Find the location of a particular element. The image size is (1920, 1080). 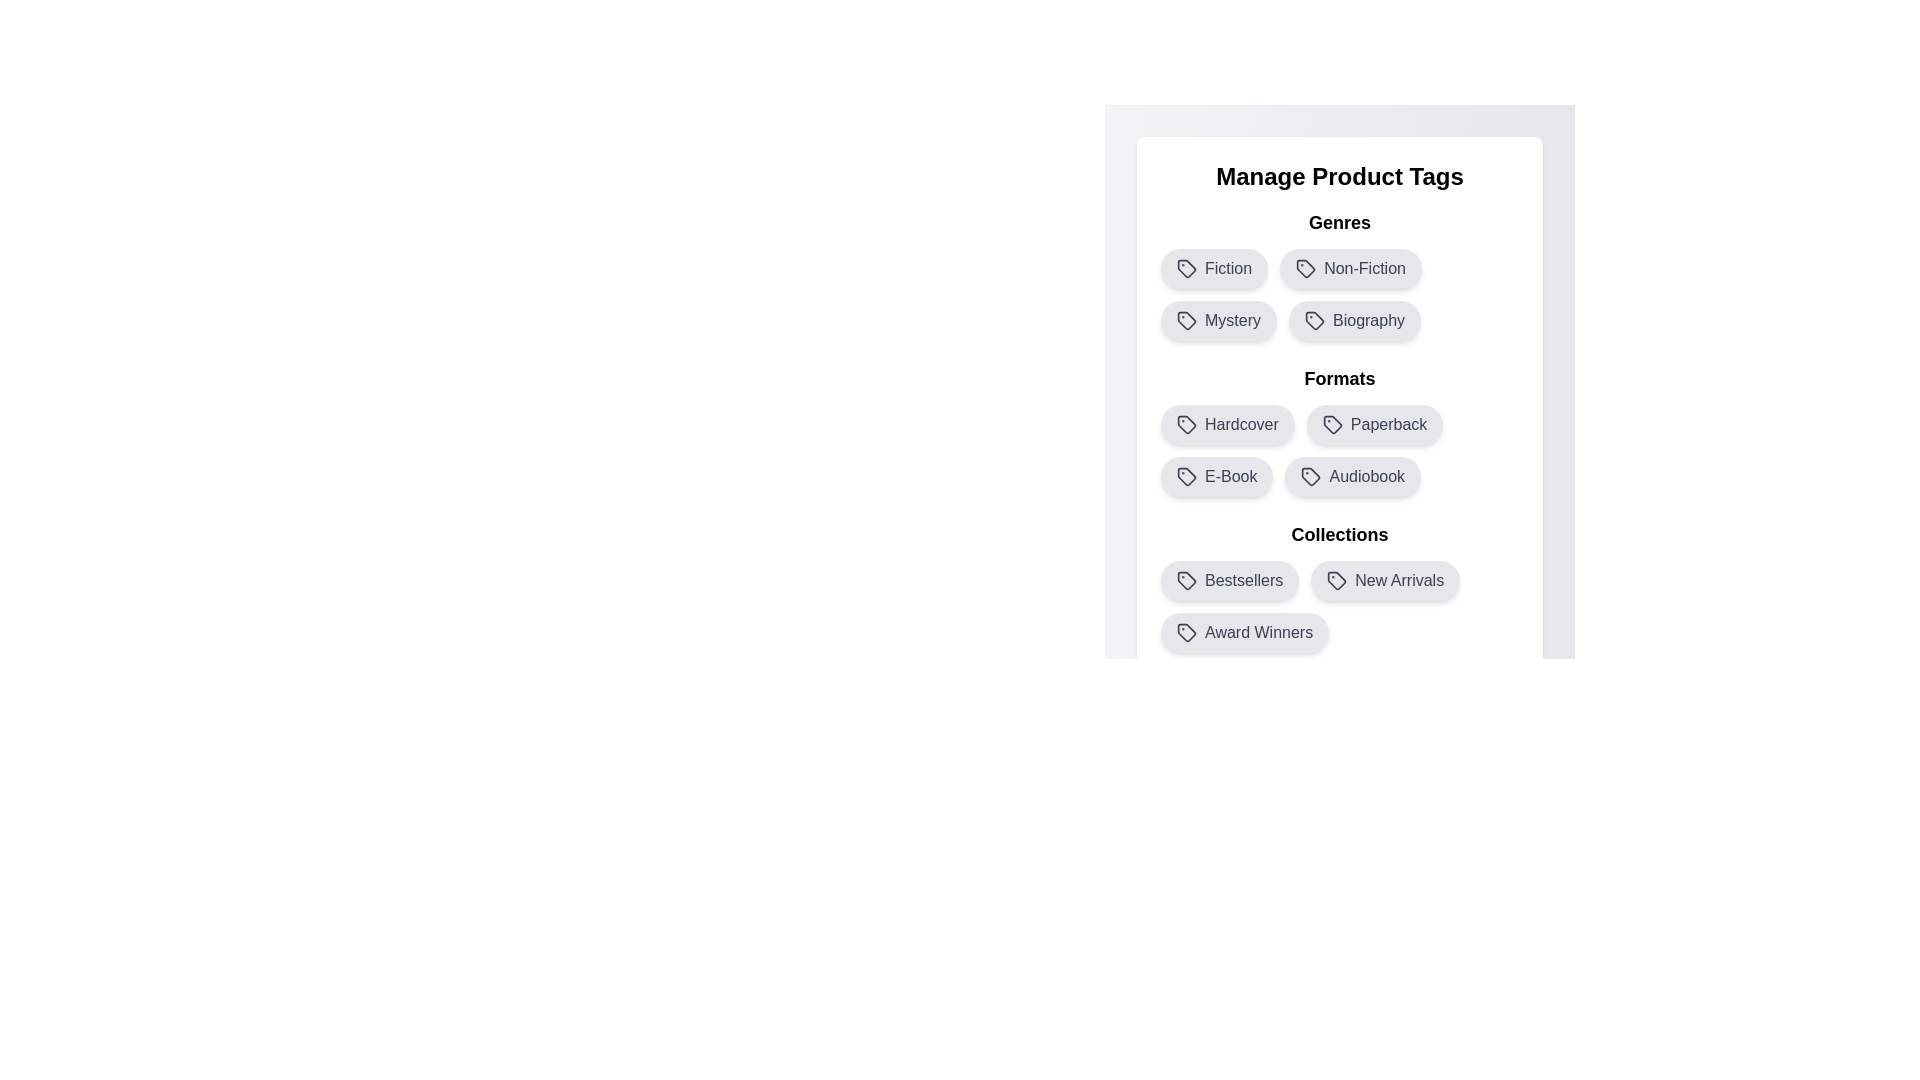

the tag icon located within the 'Hardcover' button in the 'Formats' section of the 'Manage Product Tags' card is located at coordinates (1186, 423).